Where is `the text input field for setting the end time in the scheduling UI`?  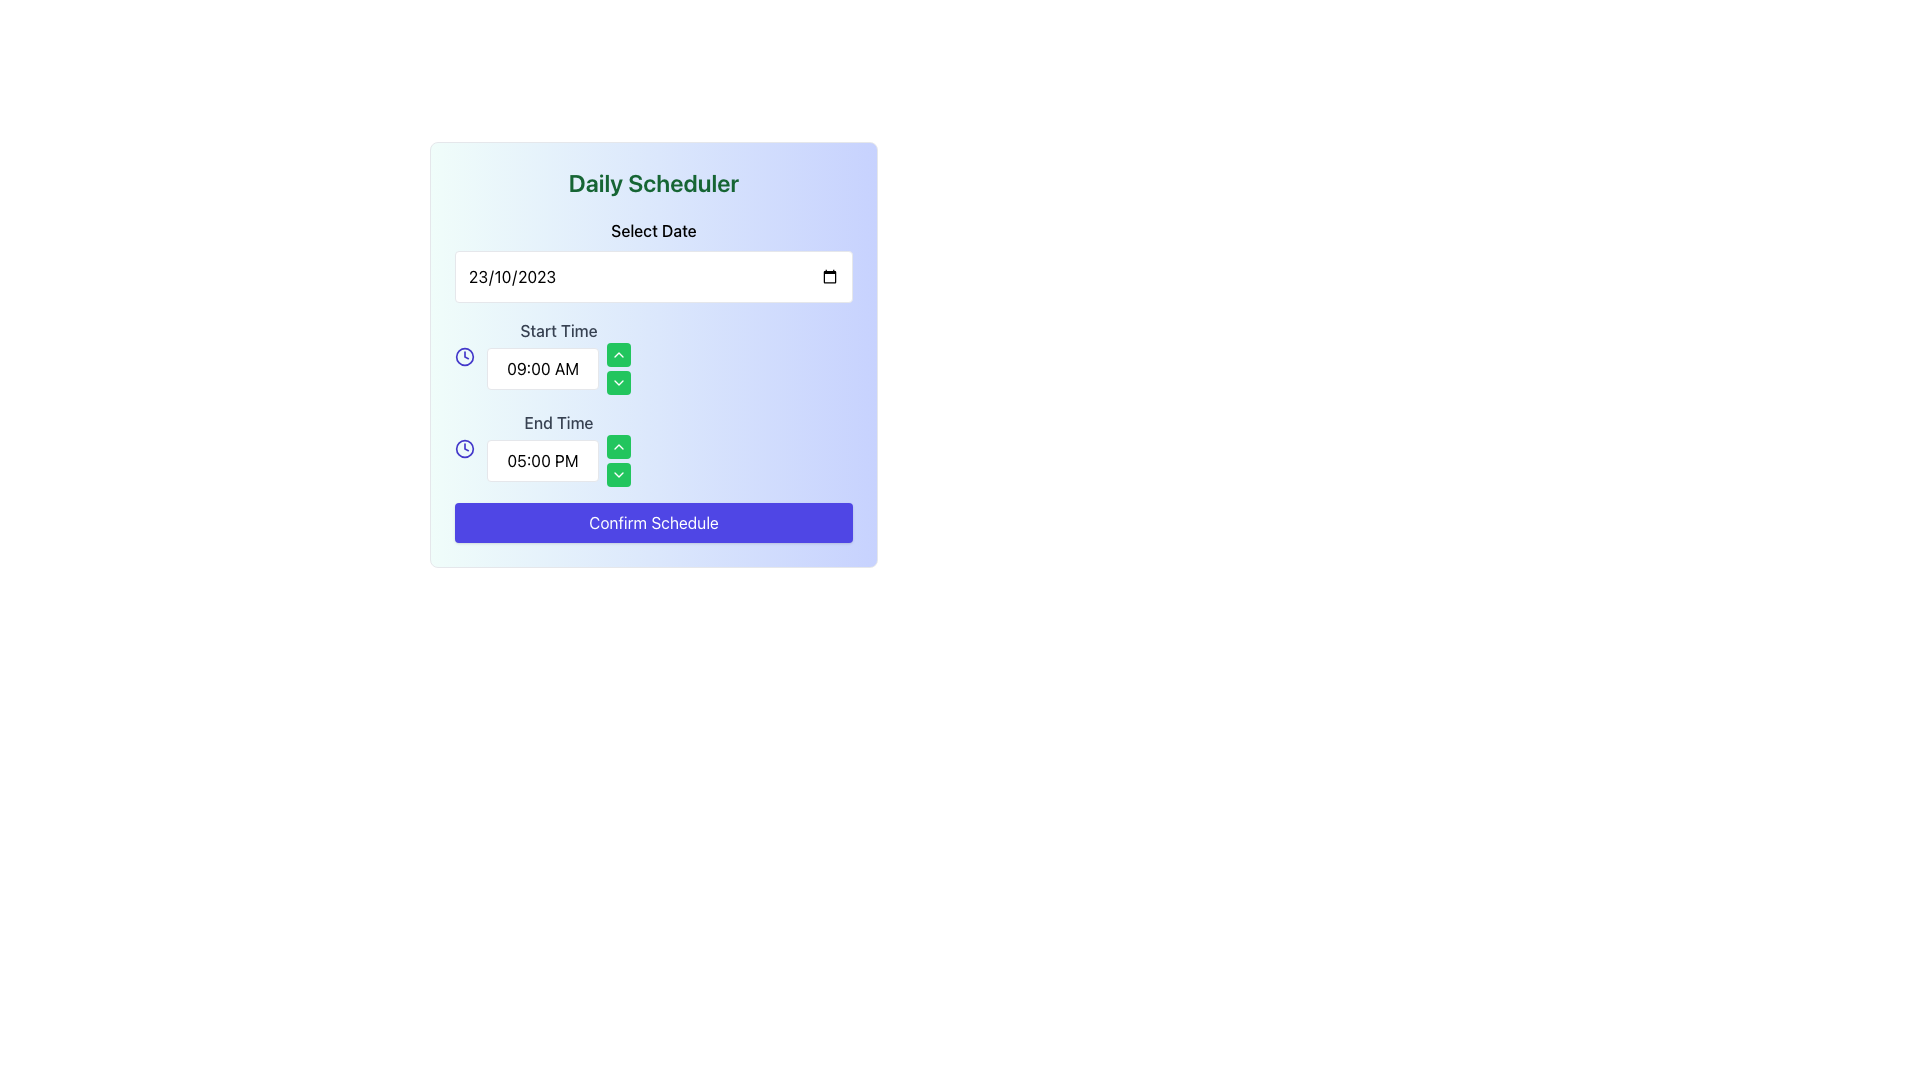
the text input field for setting the end time in the scheduling UI is located at coordinates (558, 461).